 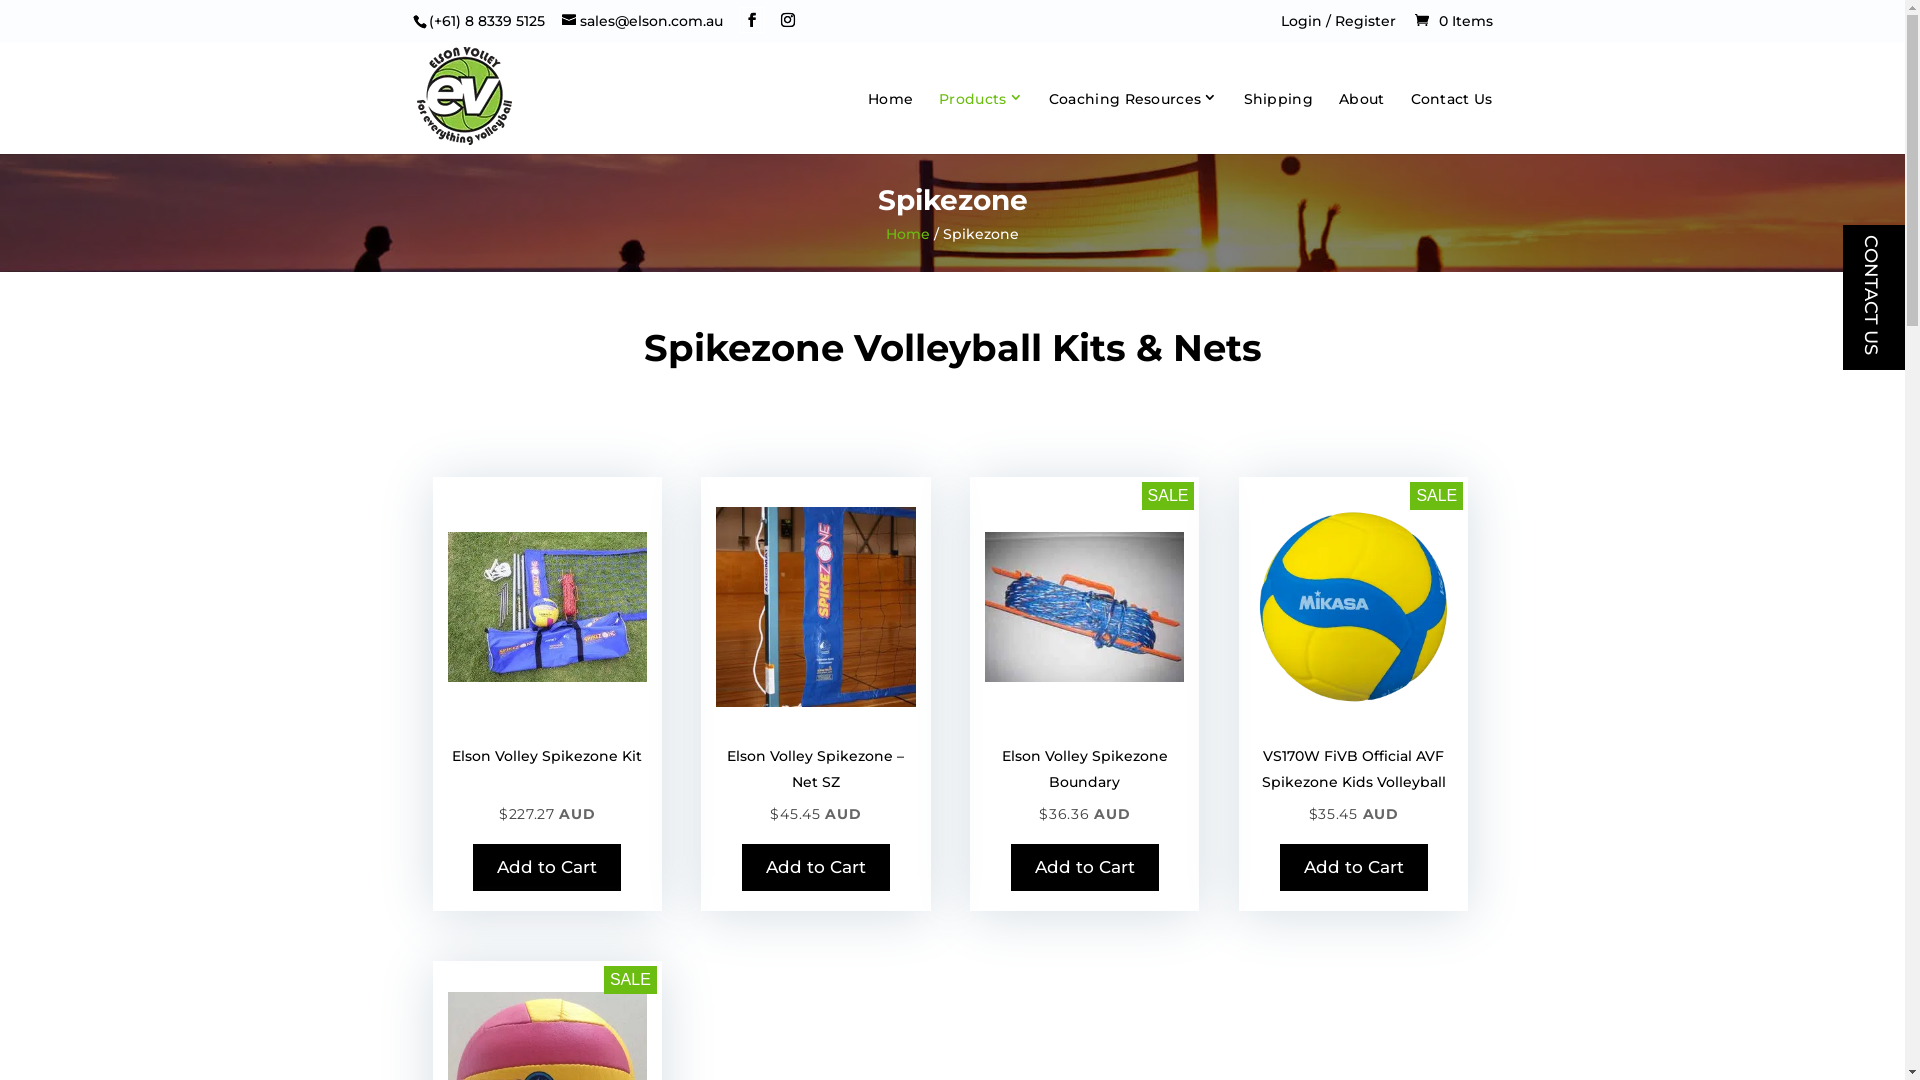 I want to click on 'Spikezone', so click(x=547, y=605).